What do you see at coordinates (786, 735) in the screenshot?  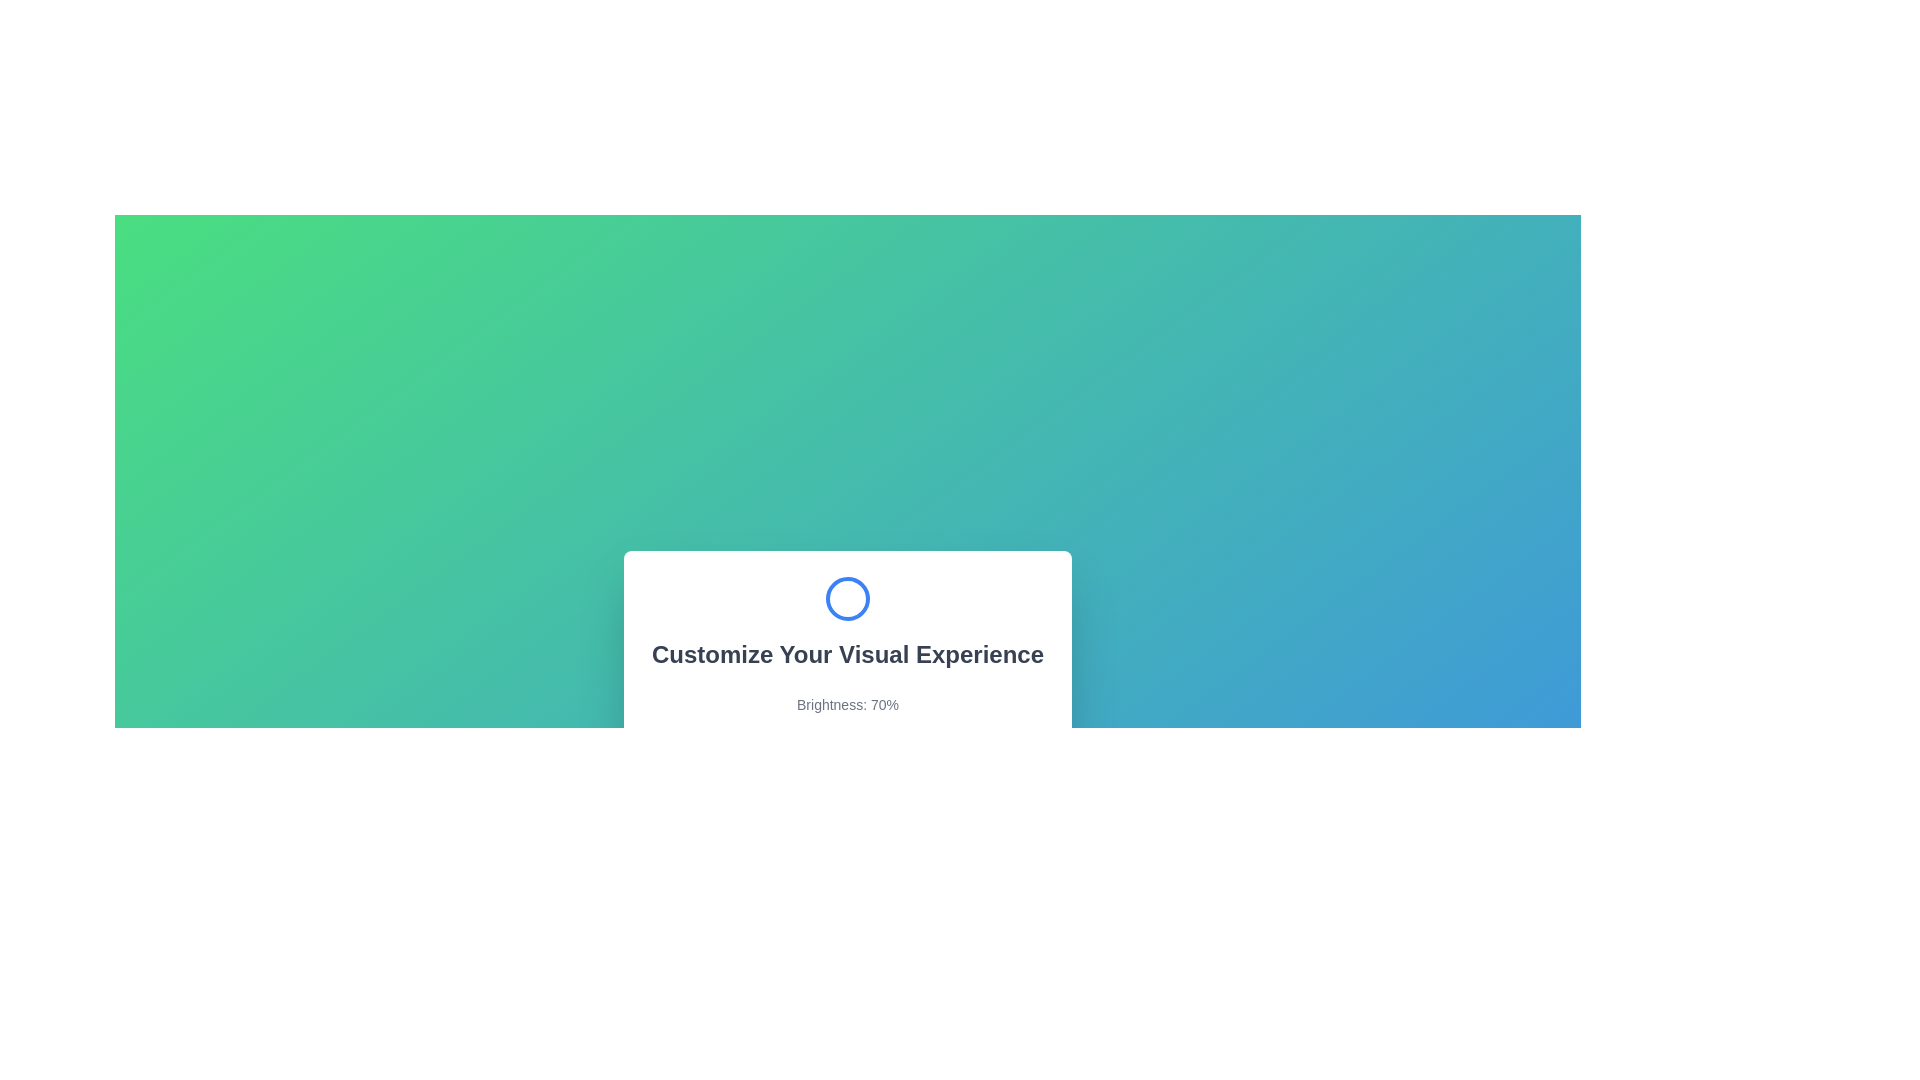 I see `the brightness slider to set brightness to 35%` at bounding box center [786, 735].